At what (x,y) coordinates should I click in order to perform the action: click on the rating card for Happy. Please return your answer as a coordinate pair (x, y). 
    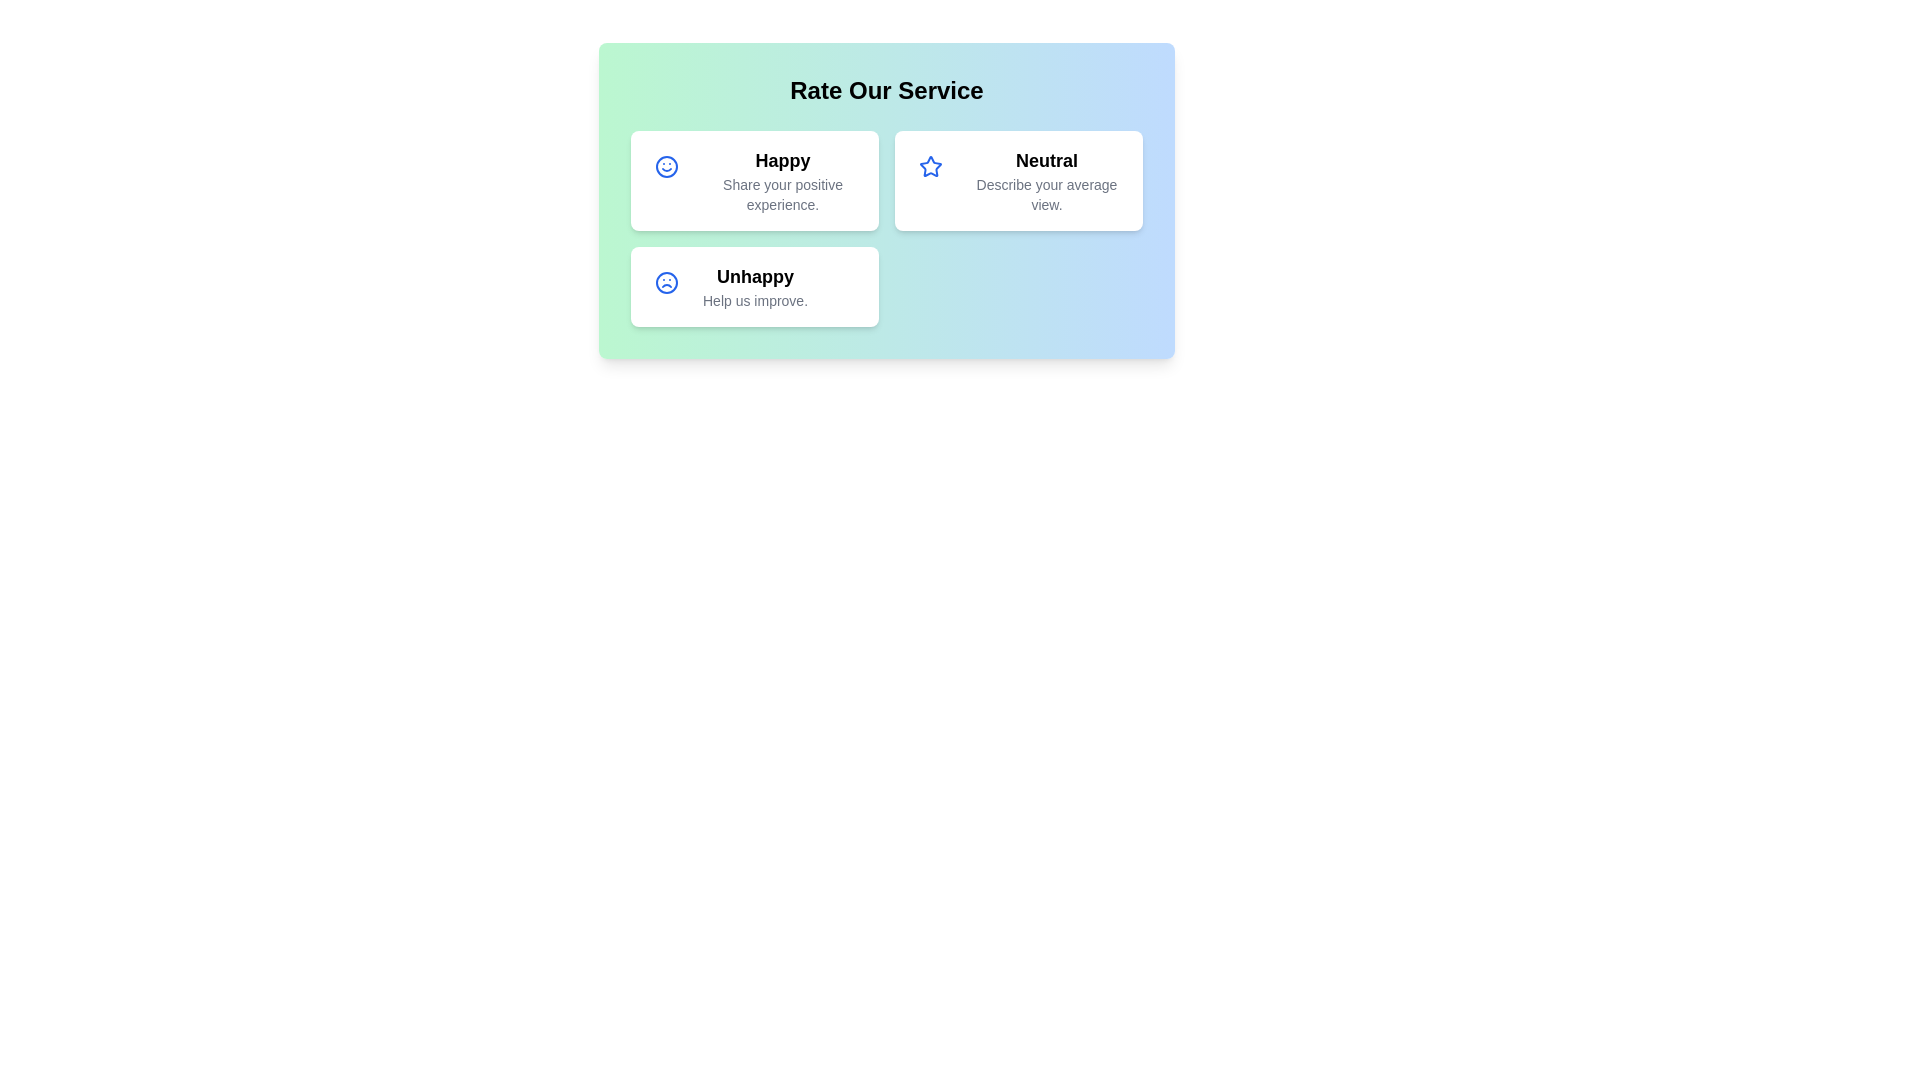
    Looking at the image, I should click on (753, 181).